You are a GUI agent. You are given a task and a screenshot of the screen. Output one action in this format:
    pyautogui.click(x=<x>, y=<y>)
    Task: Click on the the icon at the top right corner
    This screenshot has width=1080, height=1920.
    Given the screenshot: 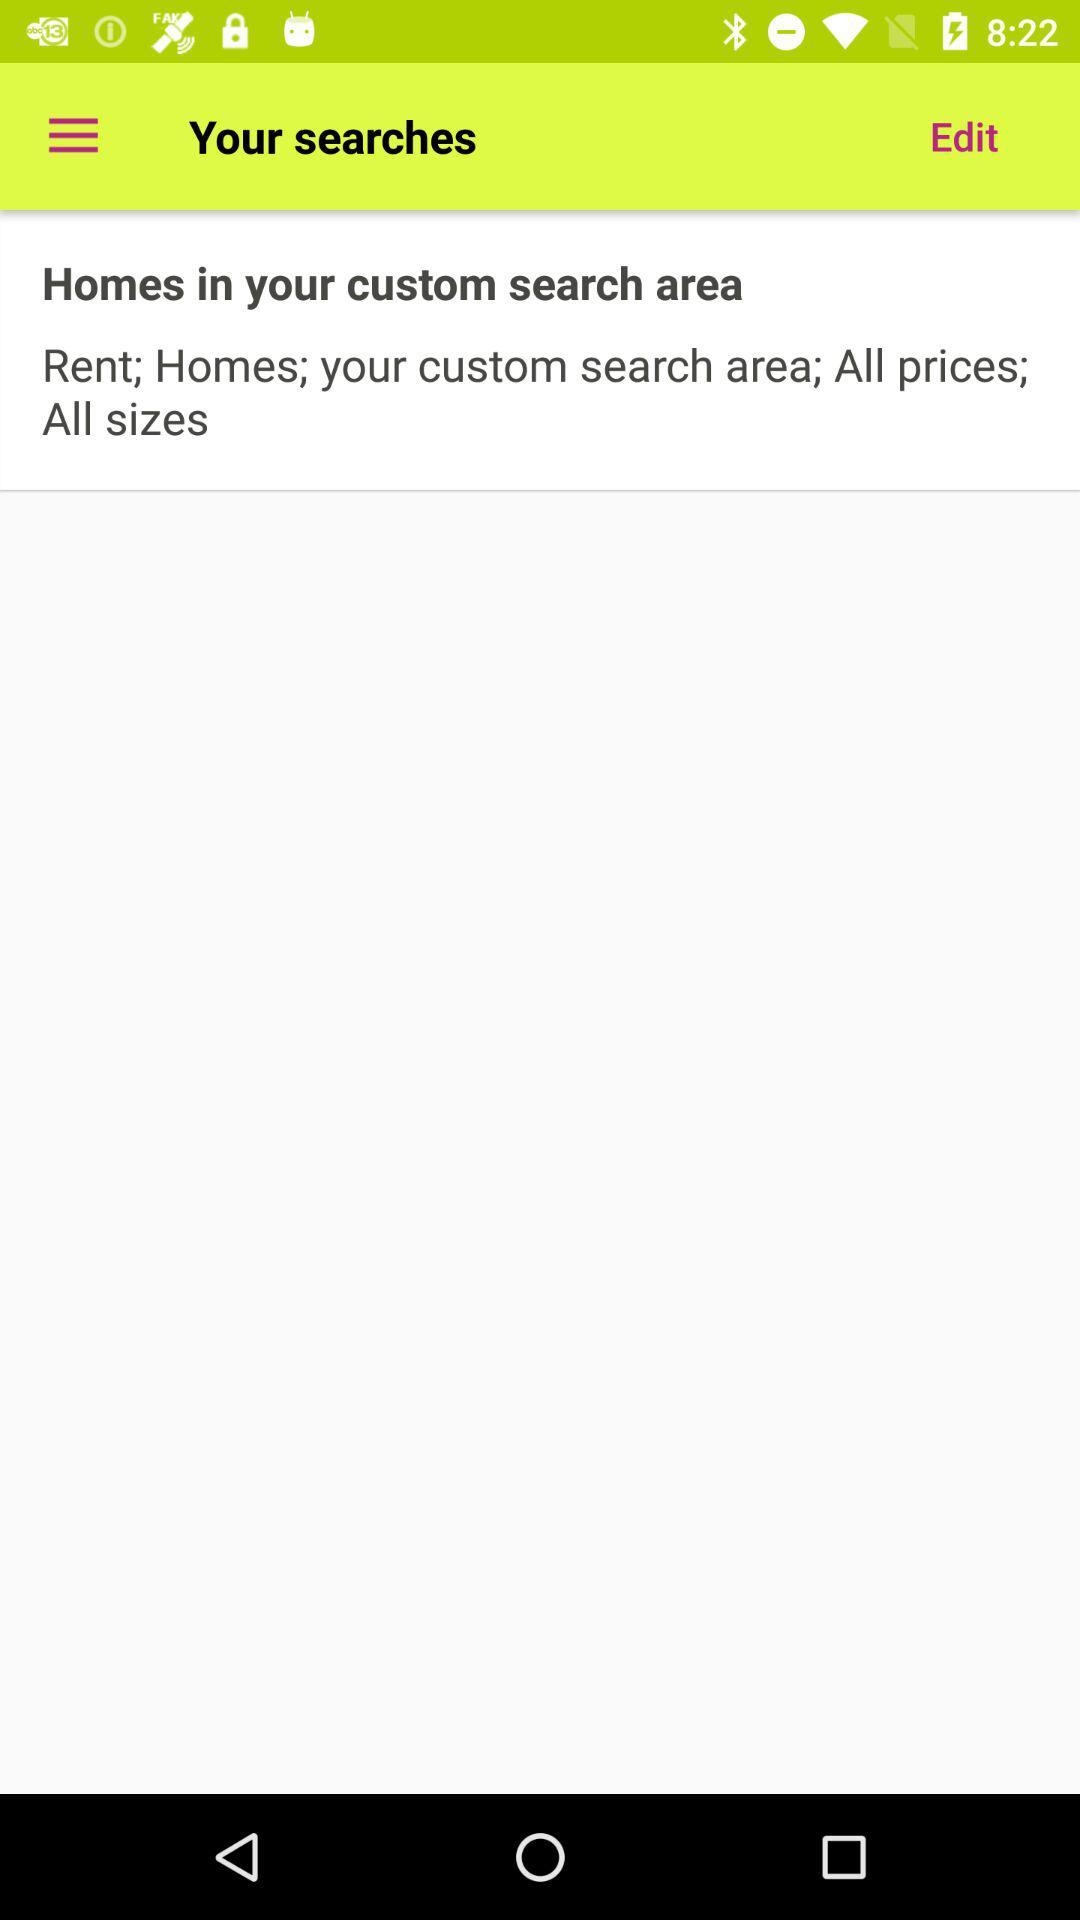 What is the action you would take?
    pyautogui.click(x=963, y=135)
    